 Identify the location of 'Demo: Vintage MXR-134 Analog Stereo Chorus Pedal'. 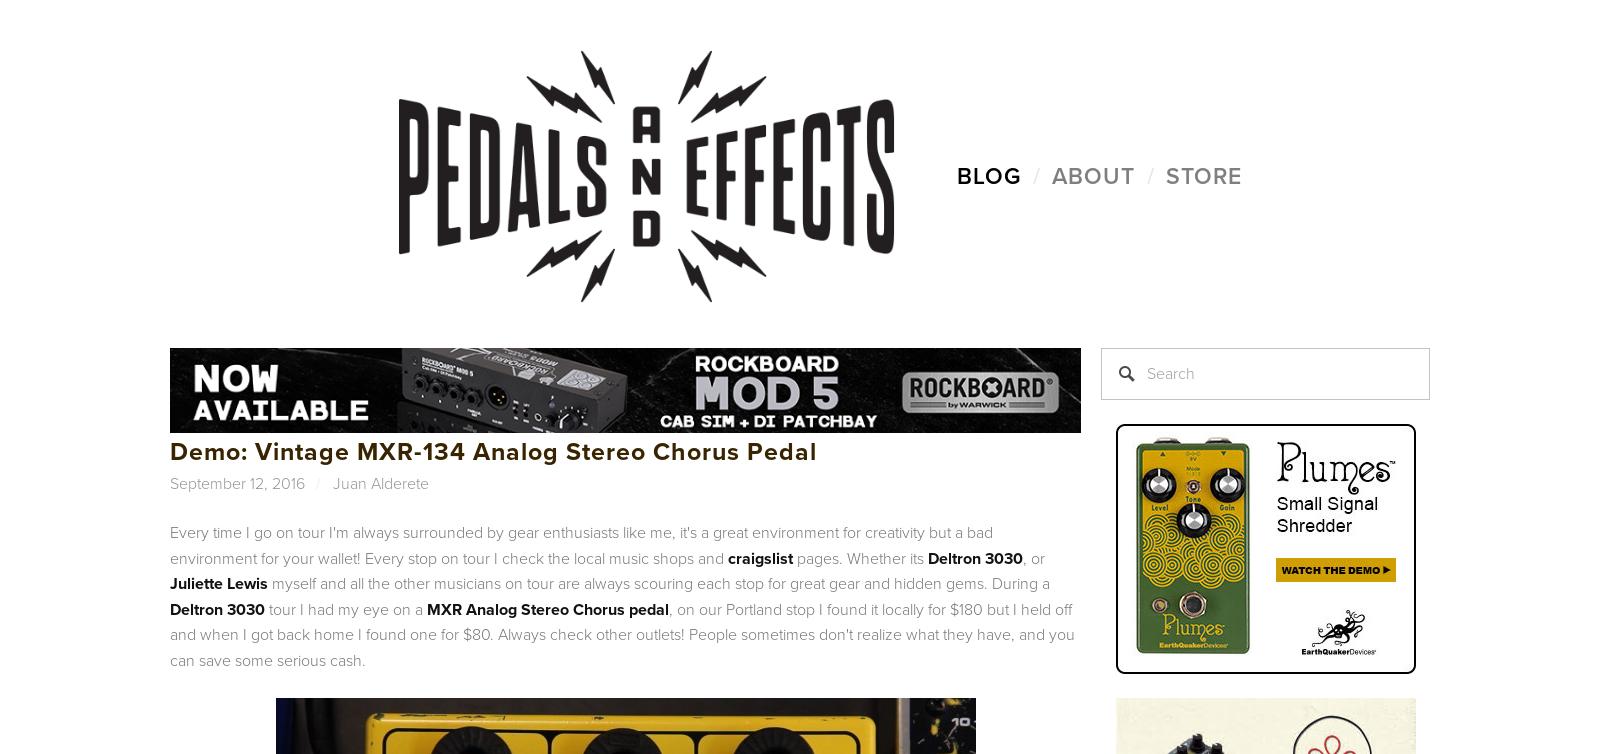
(492, 451).